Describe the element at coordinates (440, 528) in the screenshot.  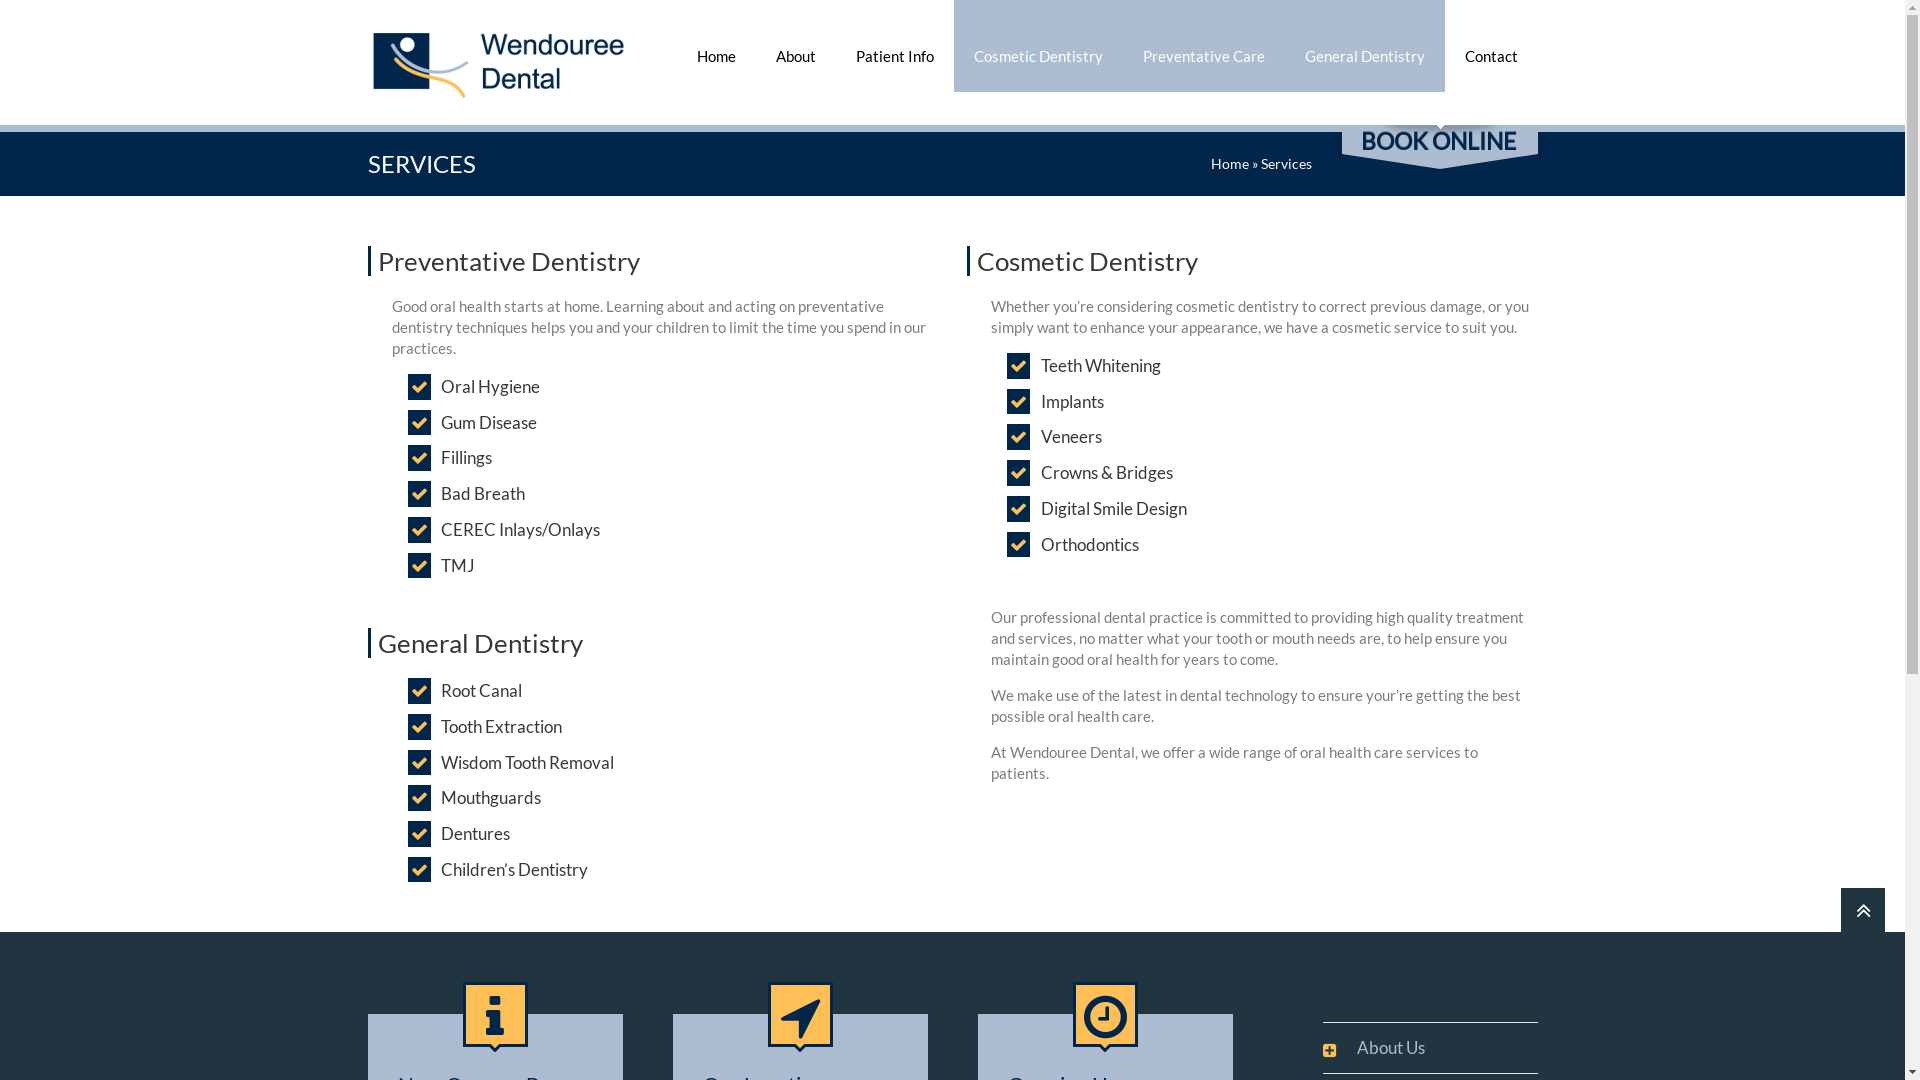
I see `'CEREC Inlays/Onlays'` at that location.